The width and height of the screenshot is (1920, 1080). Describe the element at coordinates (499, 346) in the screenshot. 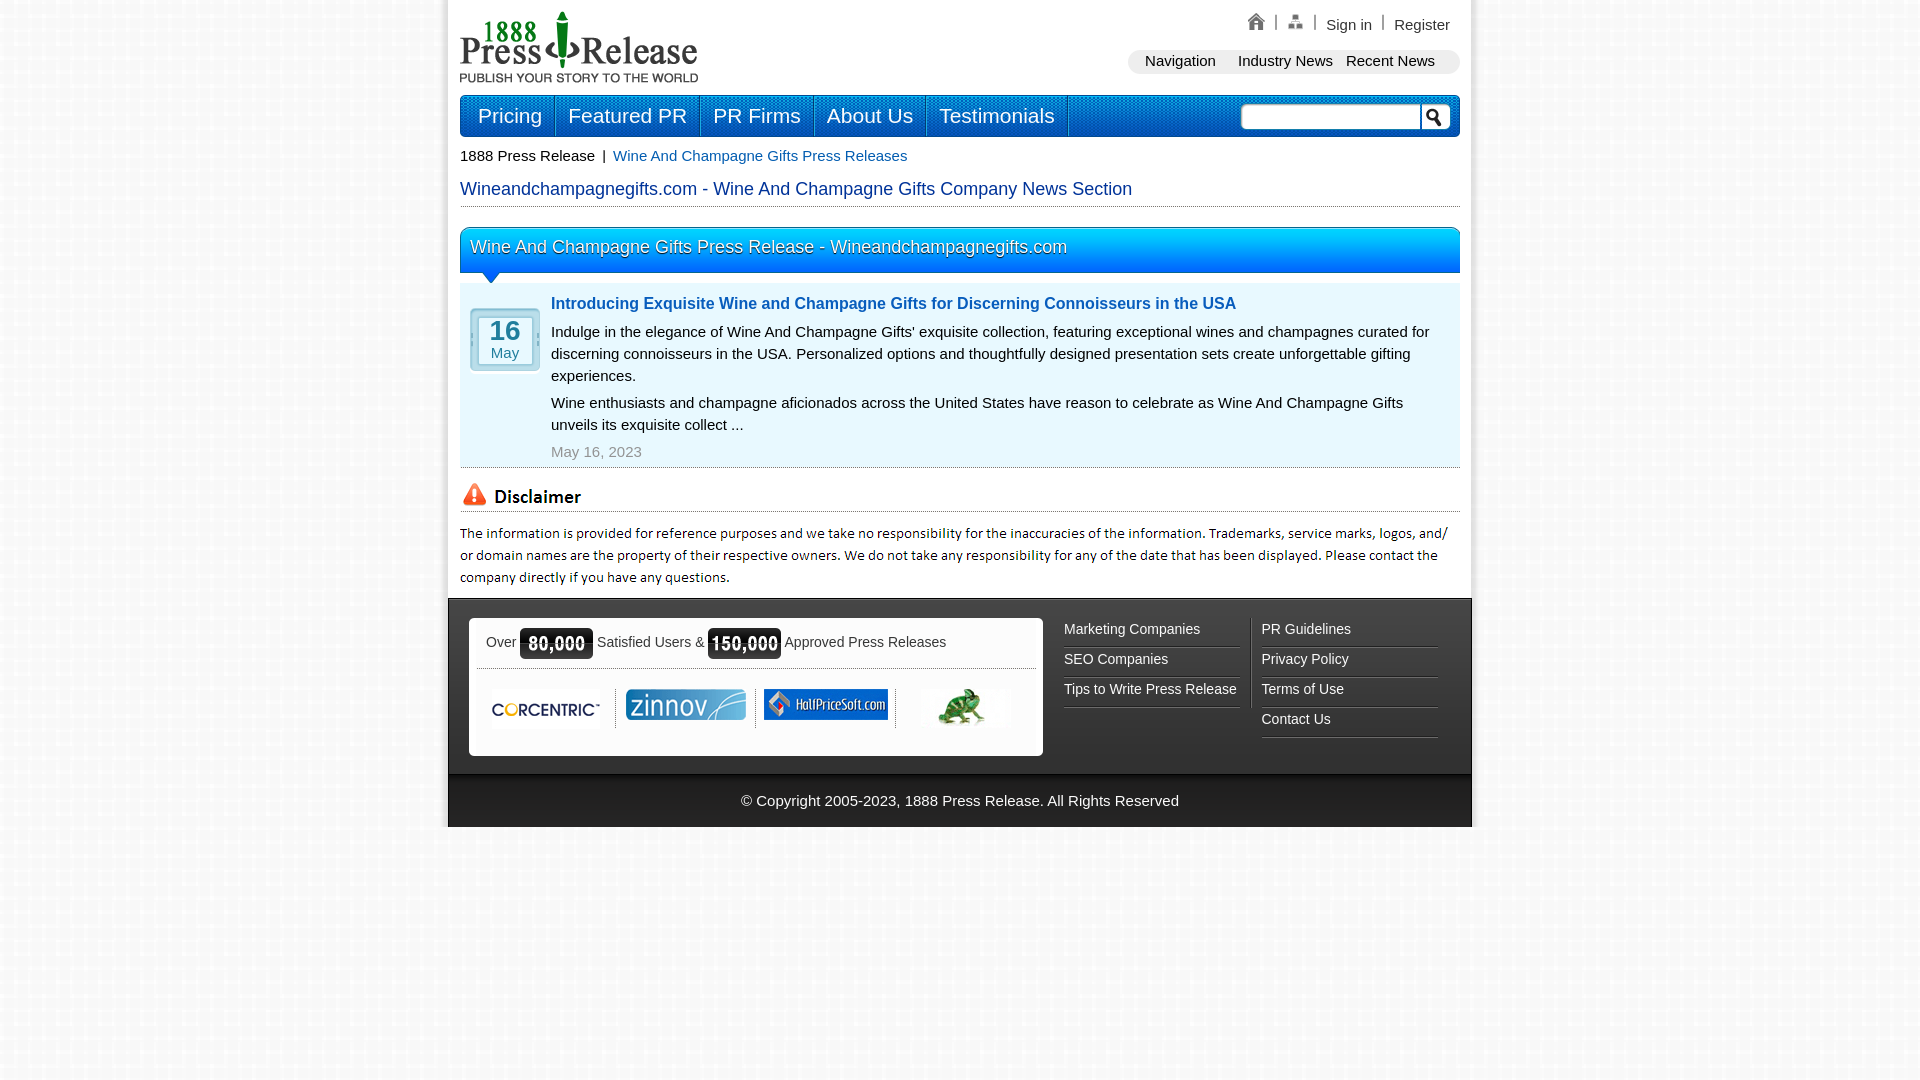

I see `'16` at that location.